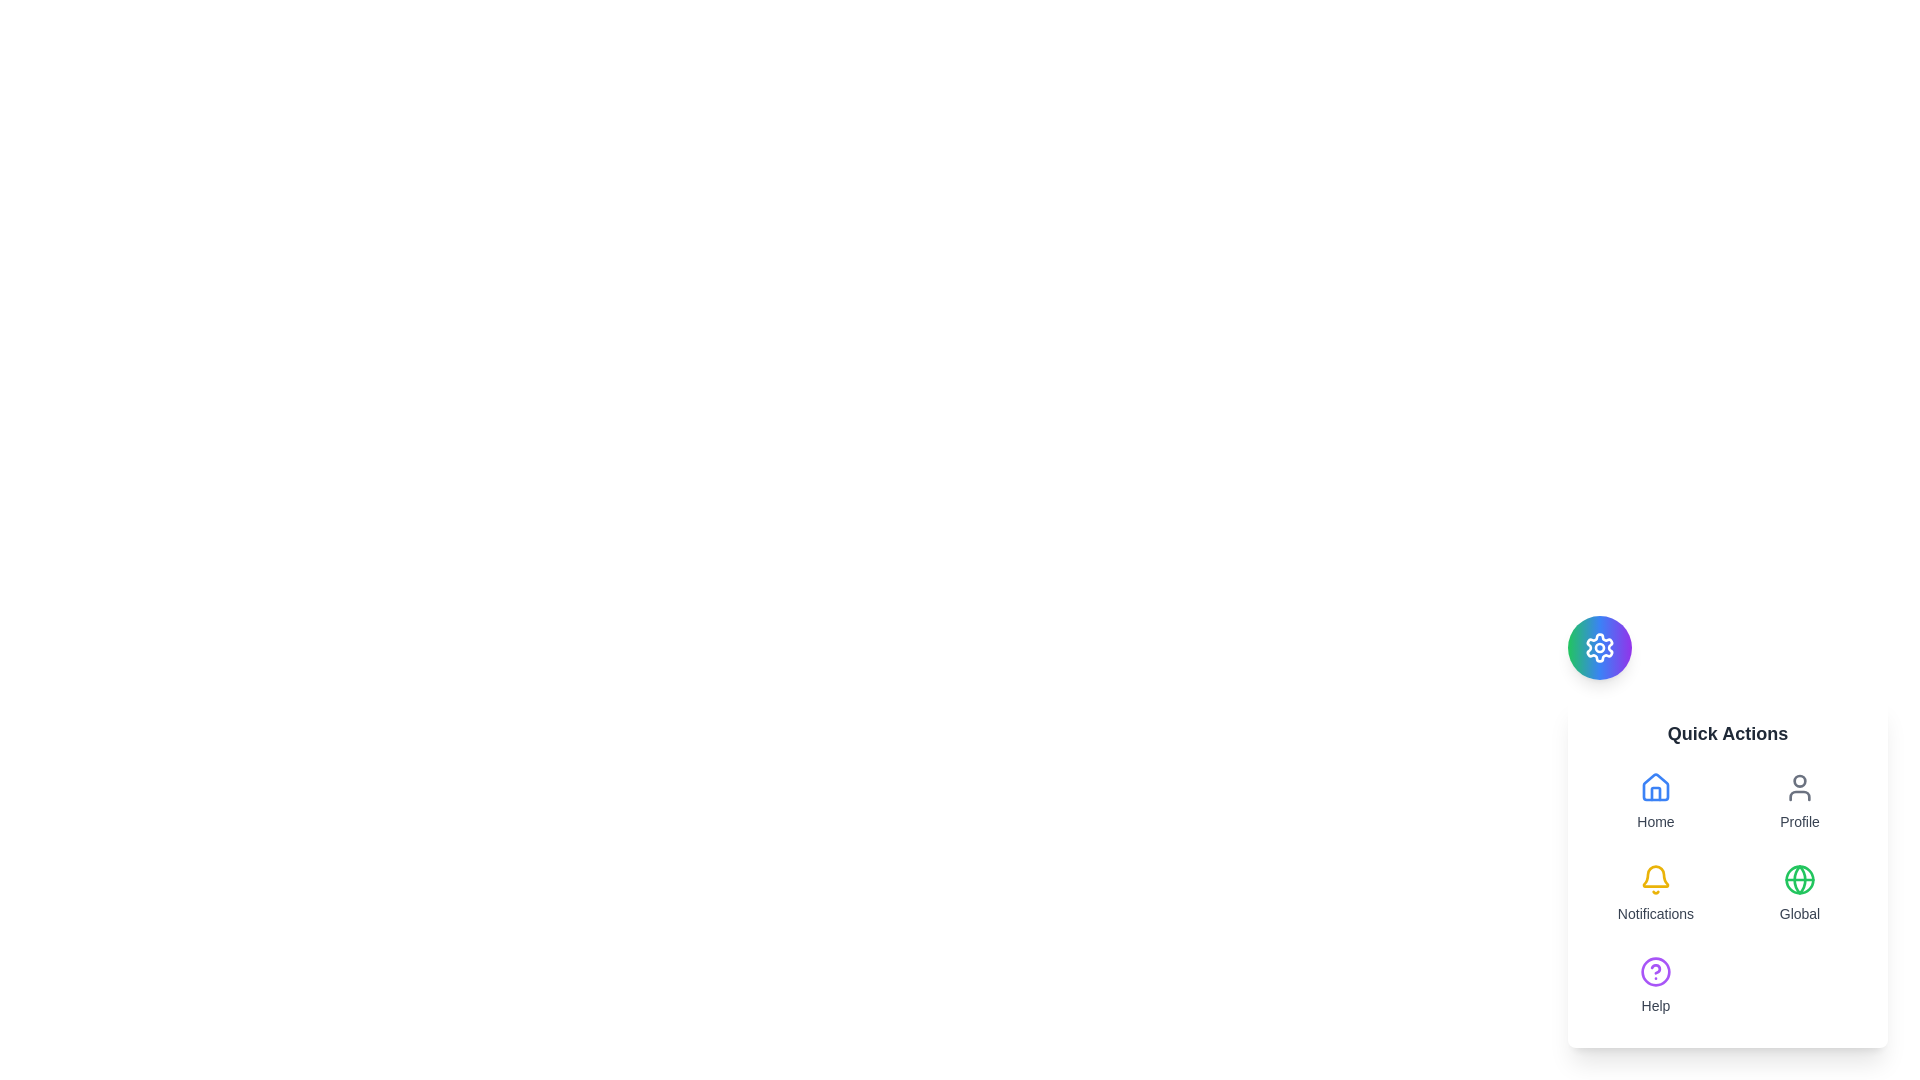 This screenshot has width=1920, height=1080. I want to click on the text label that describes the Help functionality, located at the bottom-right corner of the interface, beneath the purple help icon, so click(1656, 1006).